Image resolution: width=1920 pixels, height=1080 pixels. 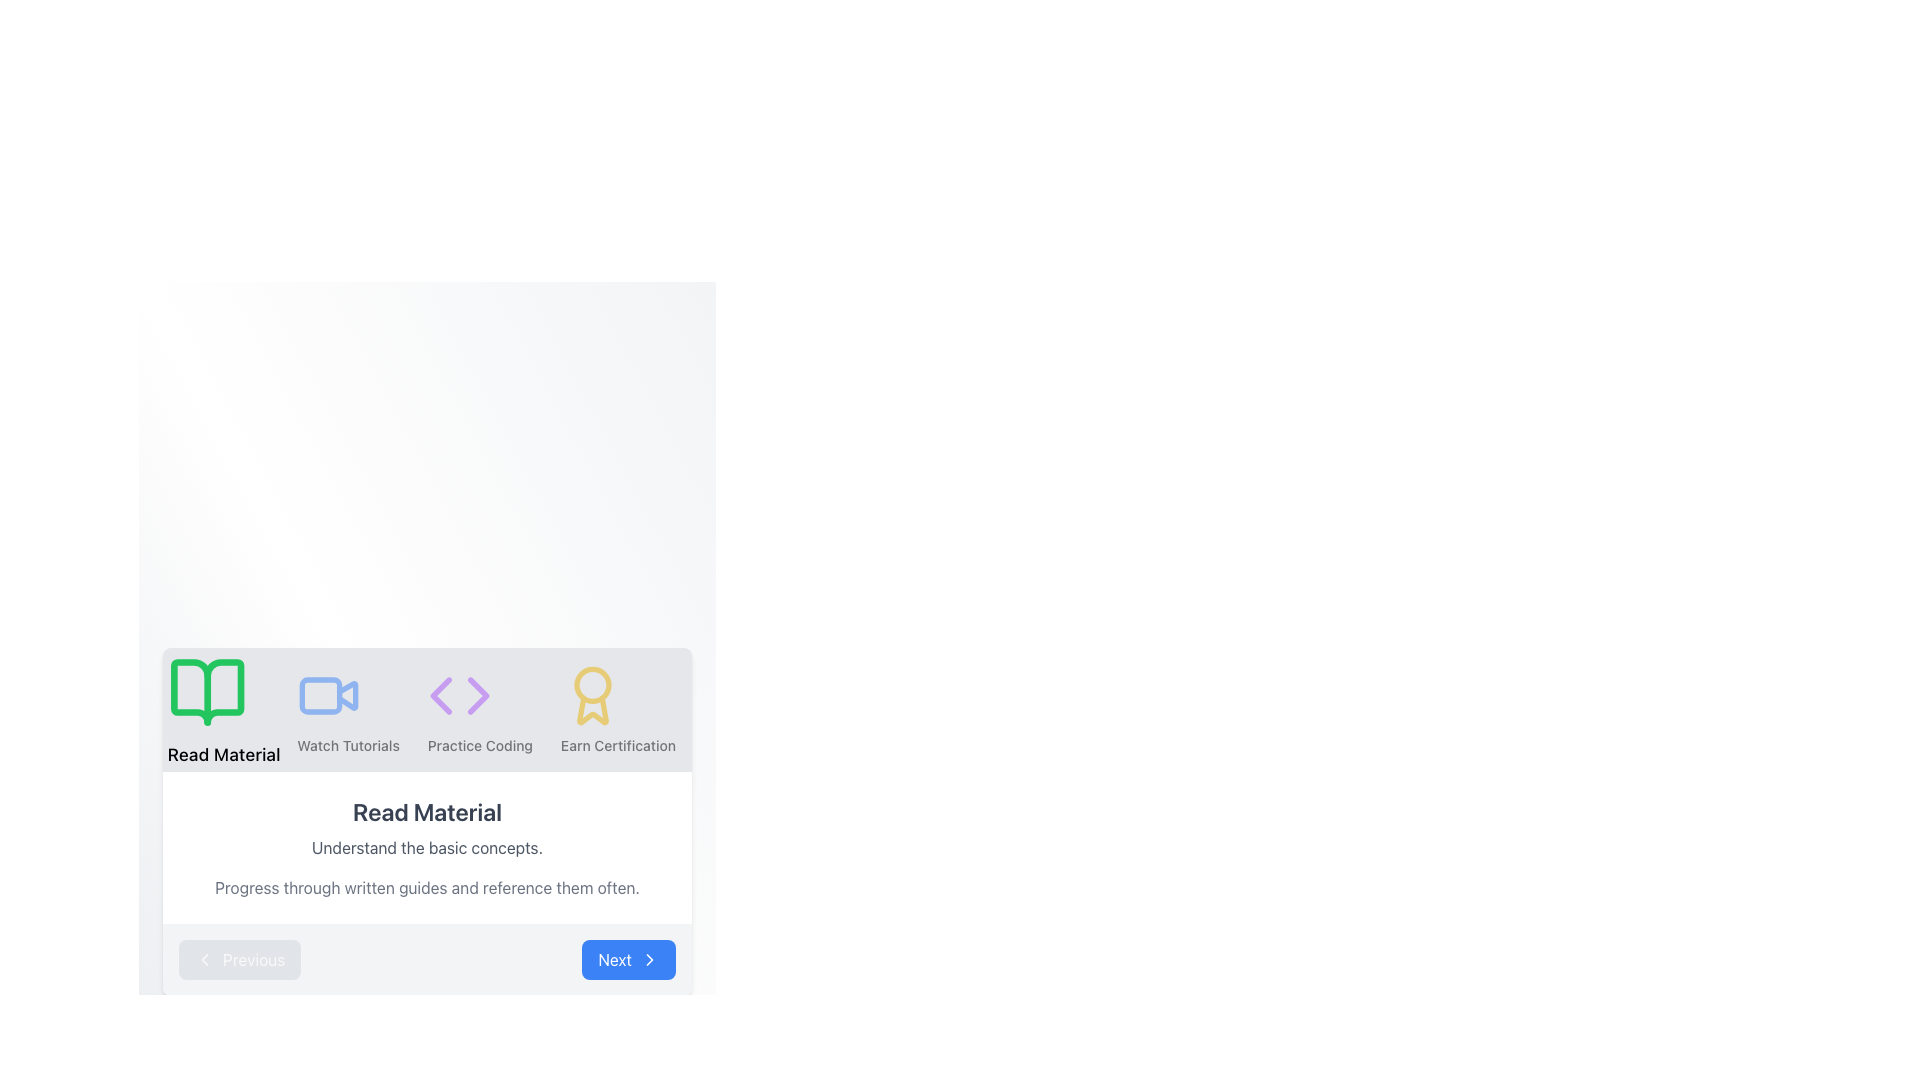 I want to click on the 'Read Material' icon, which is a green open book icon with the label below it, so click(x=224, y=708).